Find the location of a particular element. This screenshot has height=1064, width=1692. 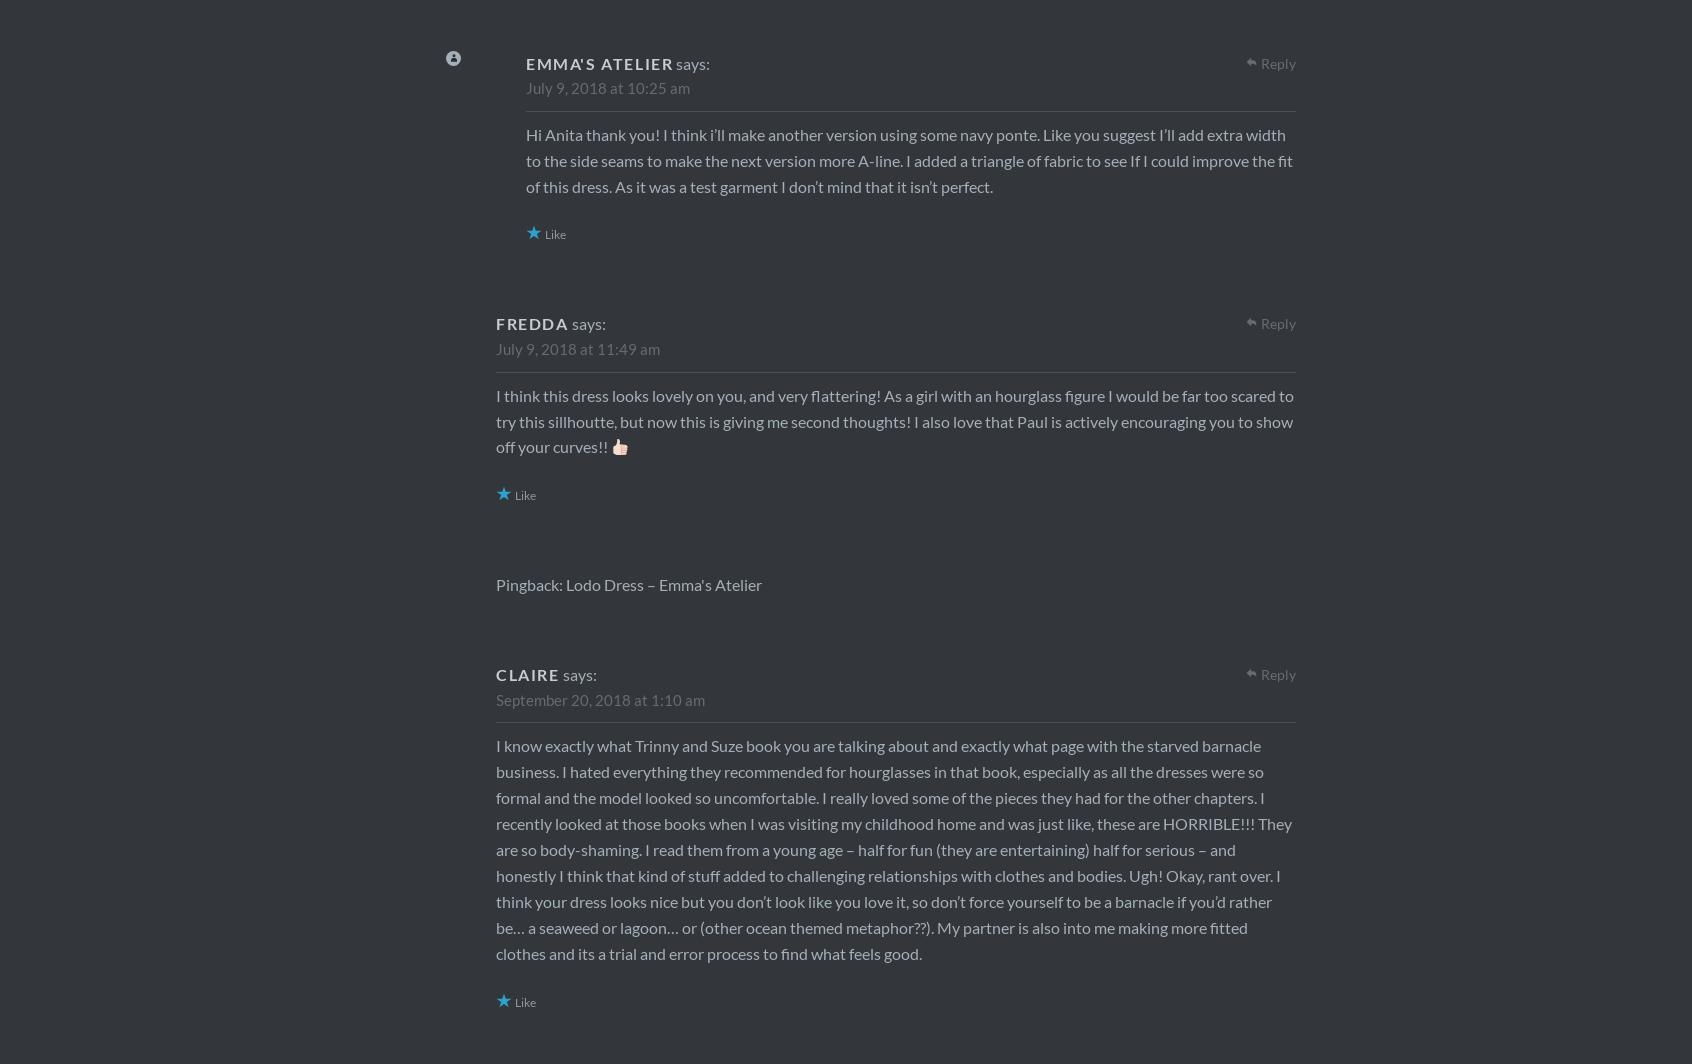

'July 9, 2018 at 10:25 am' is located at coordinates (606, 87).